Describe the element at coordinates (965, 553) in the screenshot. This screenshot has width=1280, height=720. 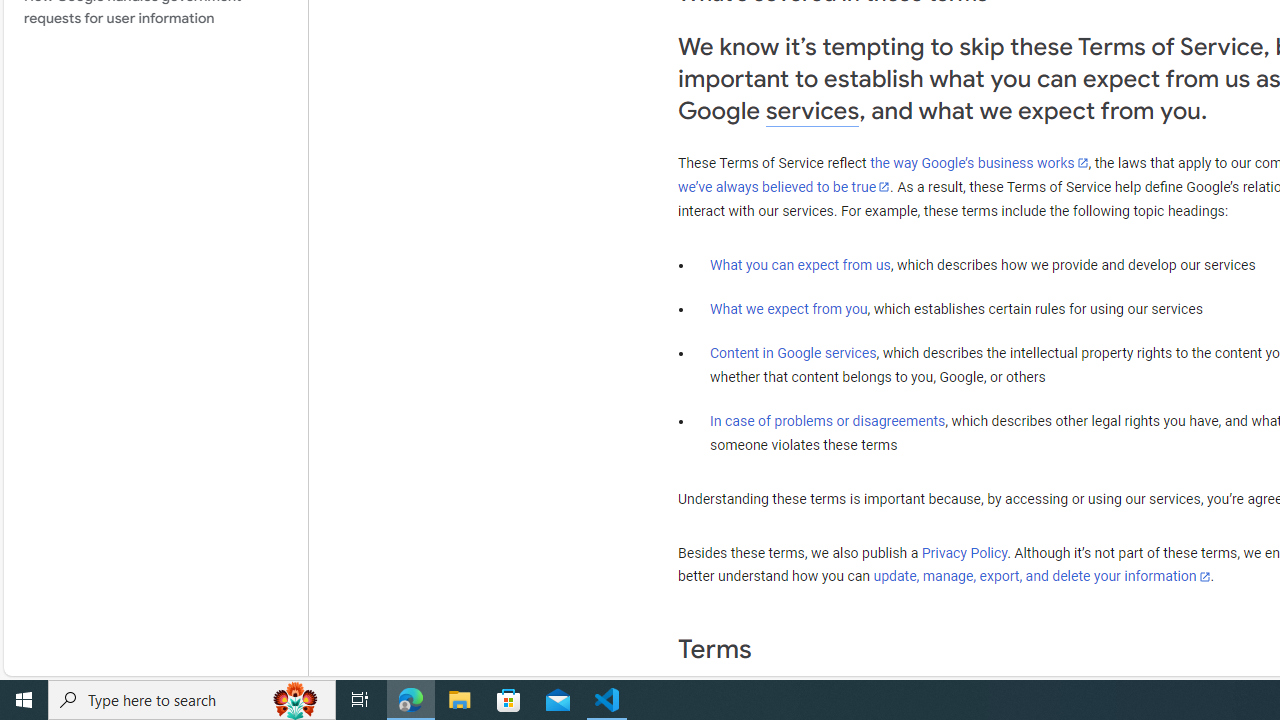
I see `'Privacy Policy'` at that location.